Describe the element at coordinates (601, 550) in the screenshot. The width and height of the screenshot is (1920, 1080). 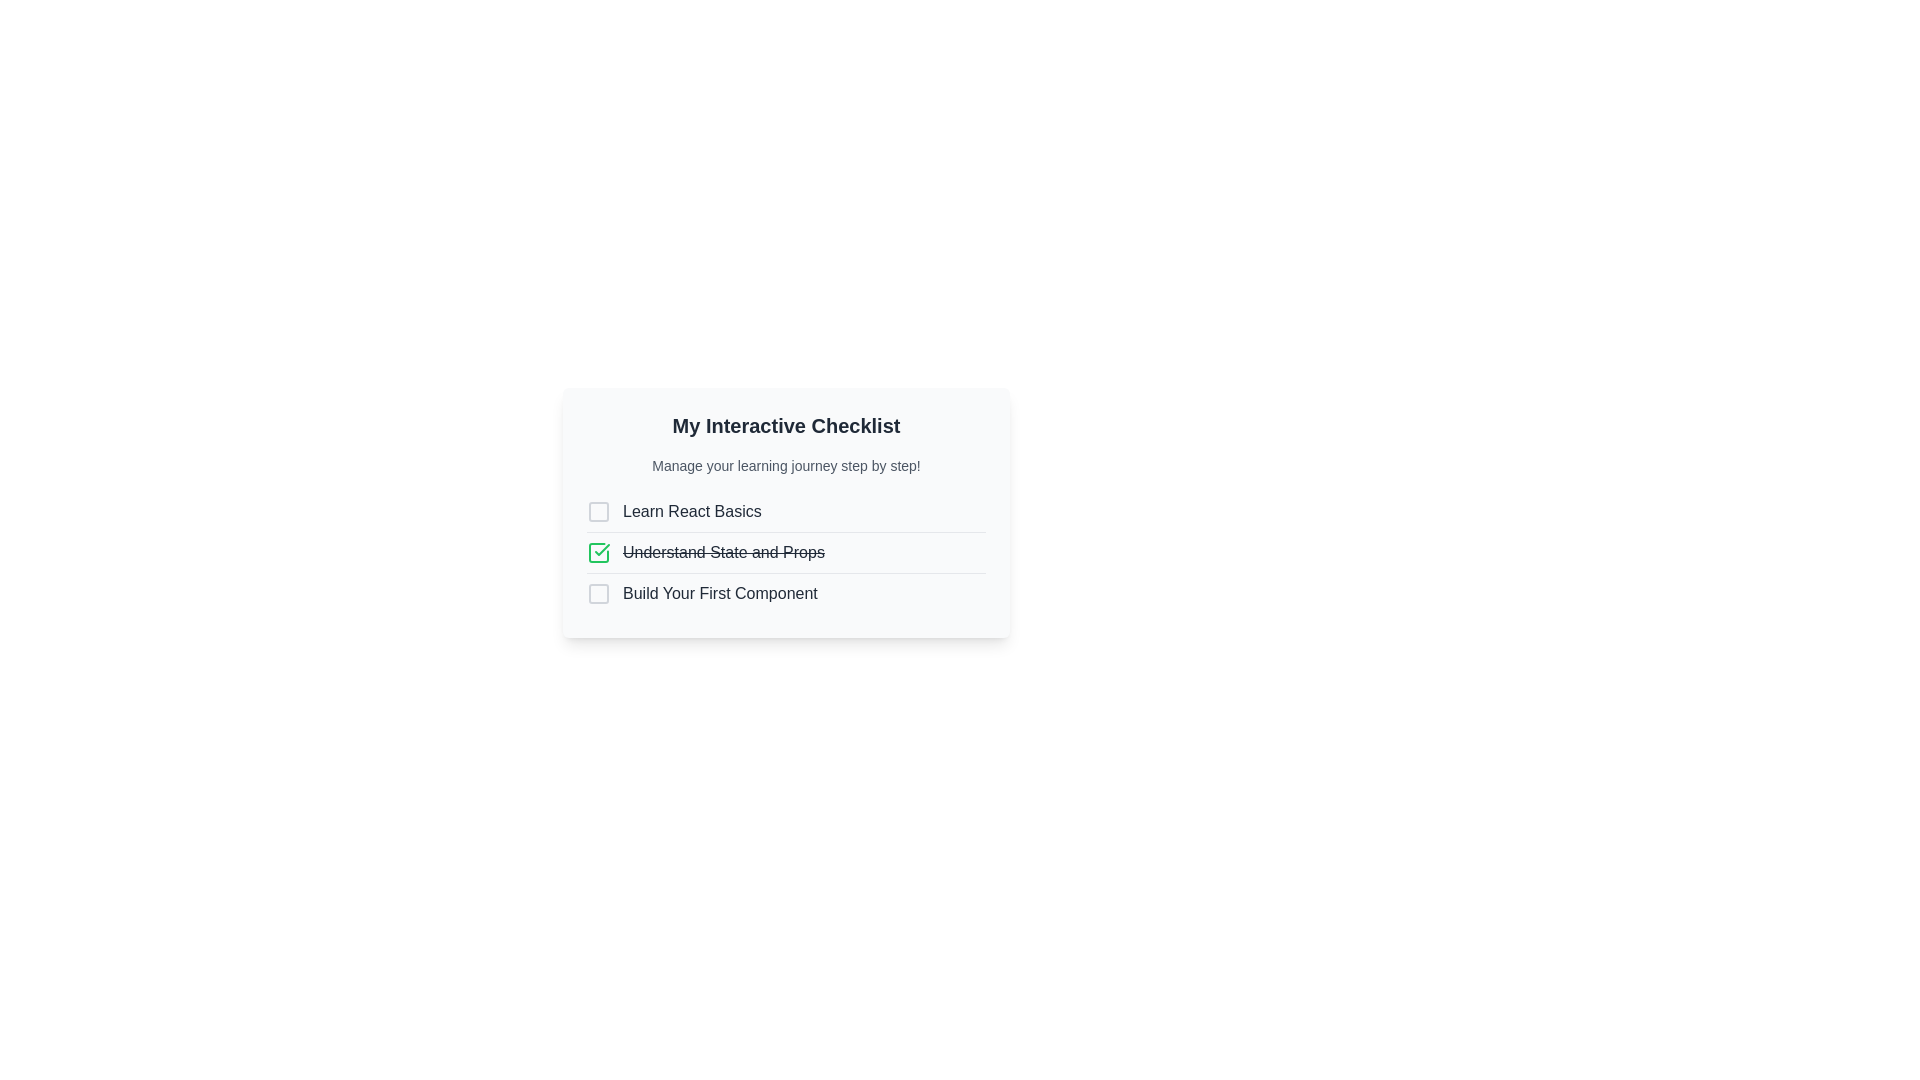
I see `the checkmark icon within a square that indicates the completion of the task 'Understand State and Props' in the checklist` at that location.